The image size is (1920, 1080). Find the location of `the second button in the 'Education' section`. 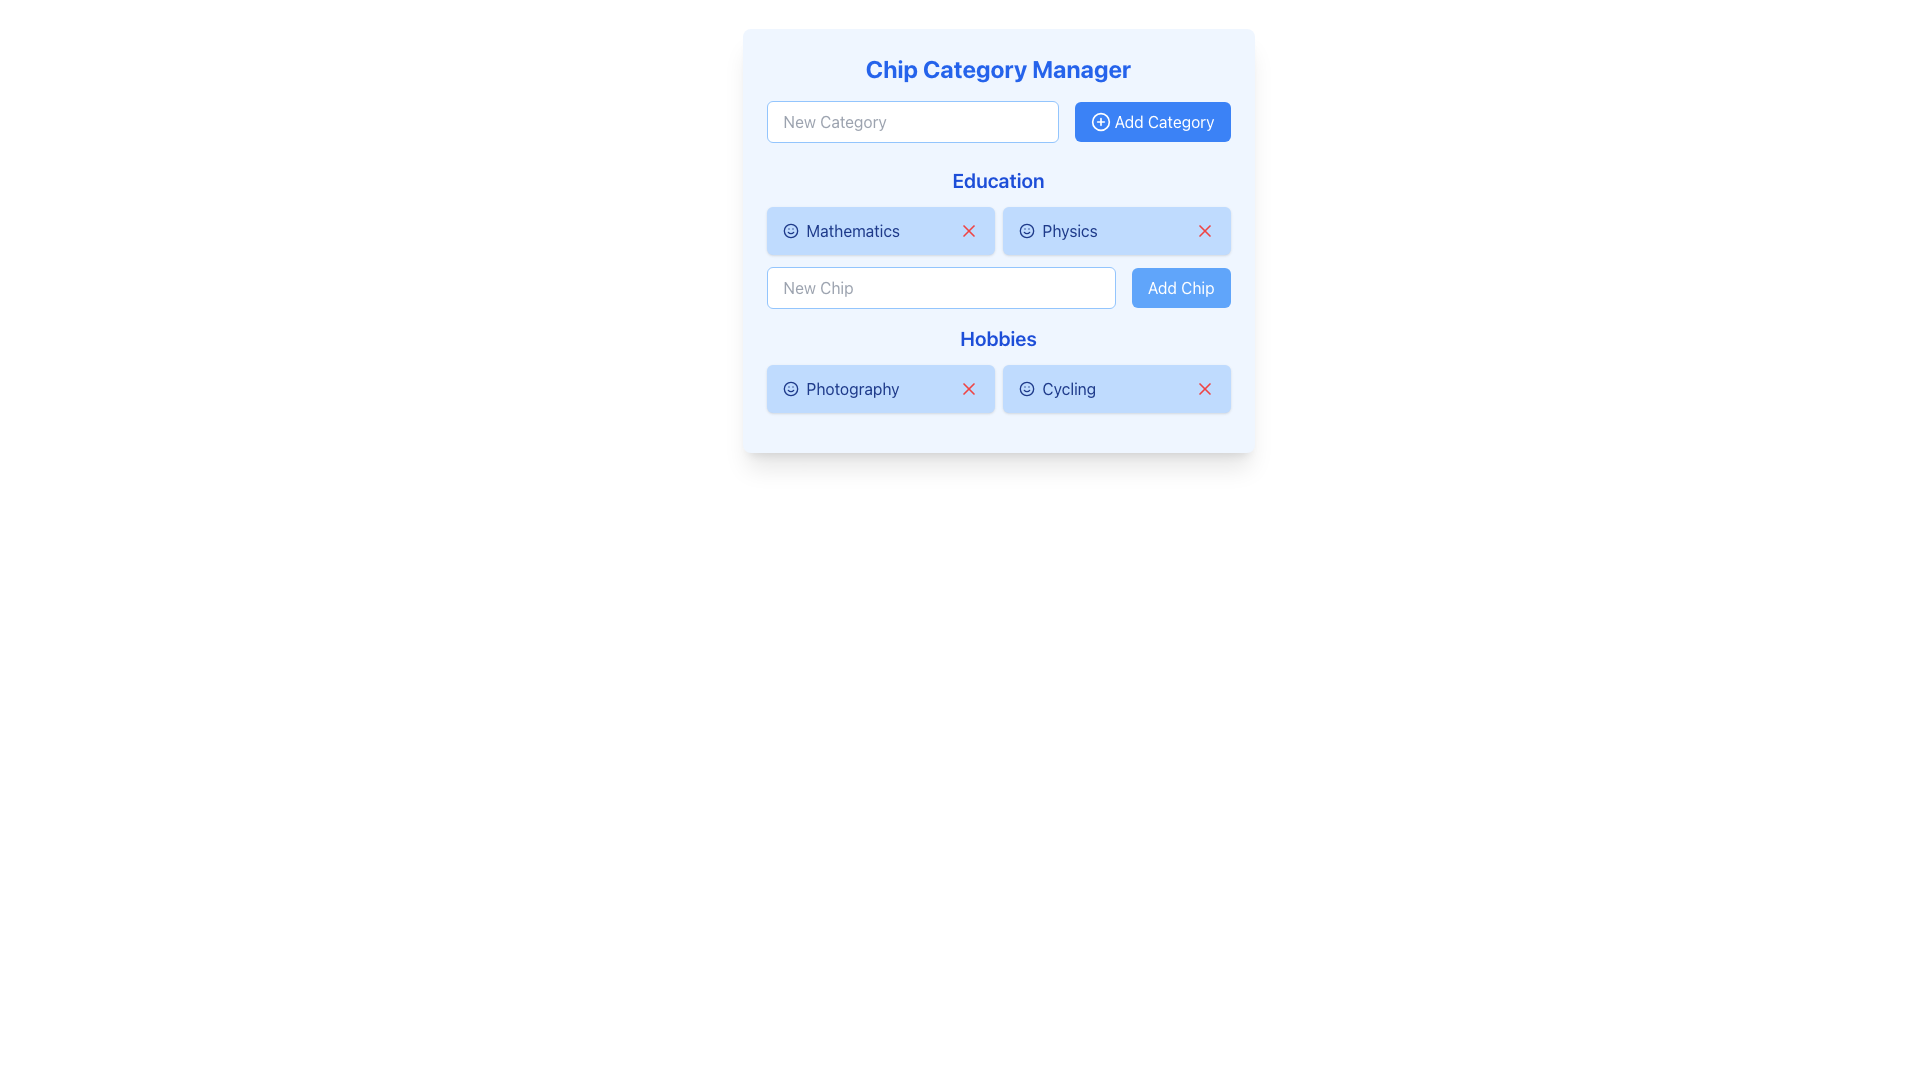

the second button in the 'Education' section is located at coordinates (968, 230).